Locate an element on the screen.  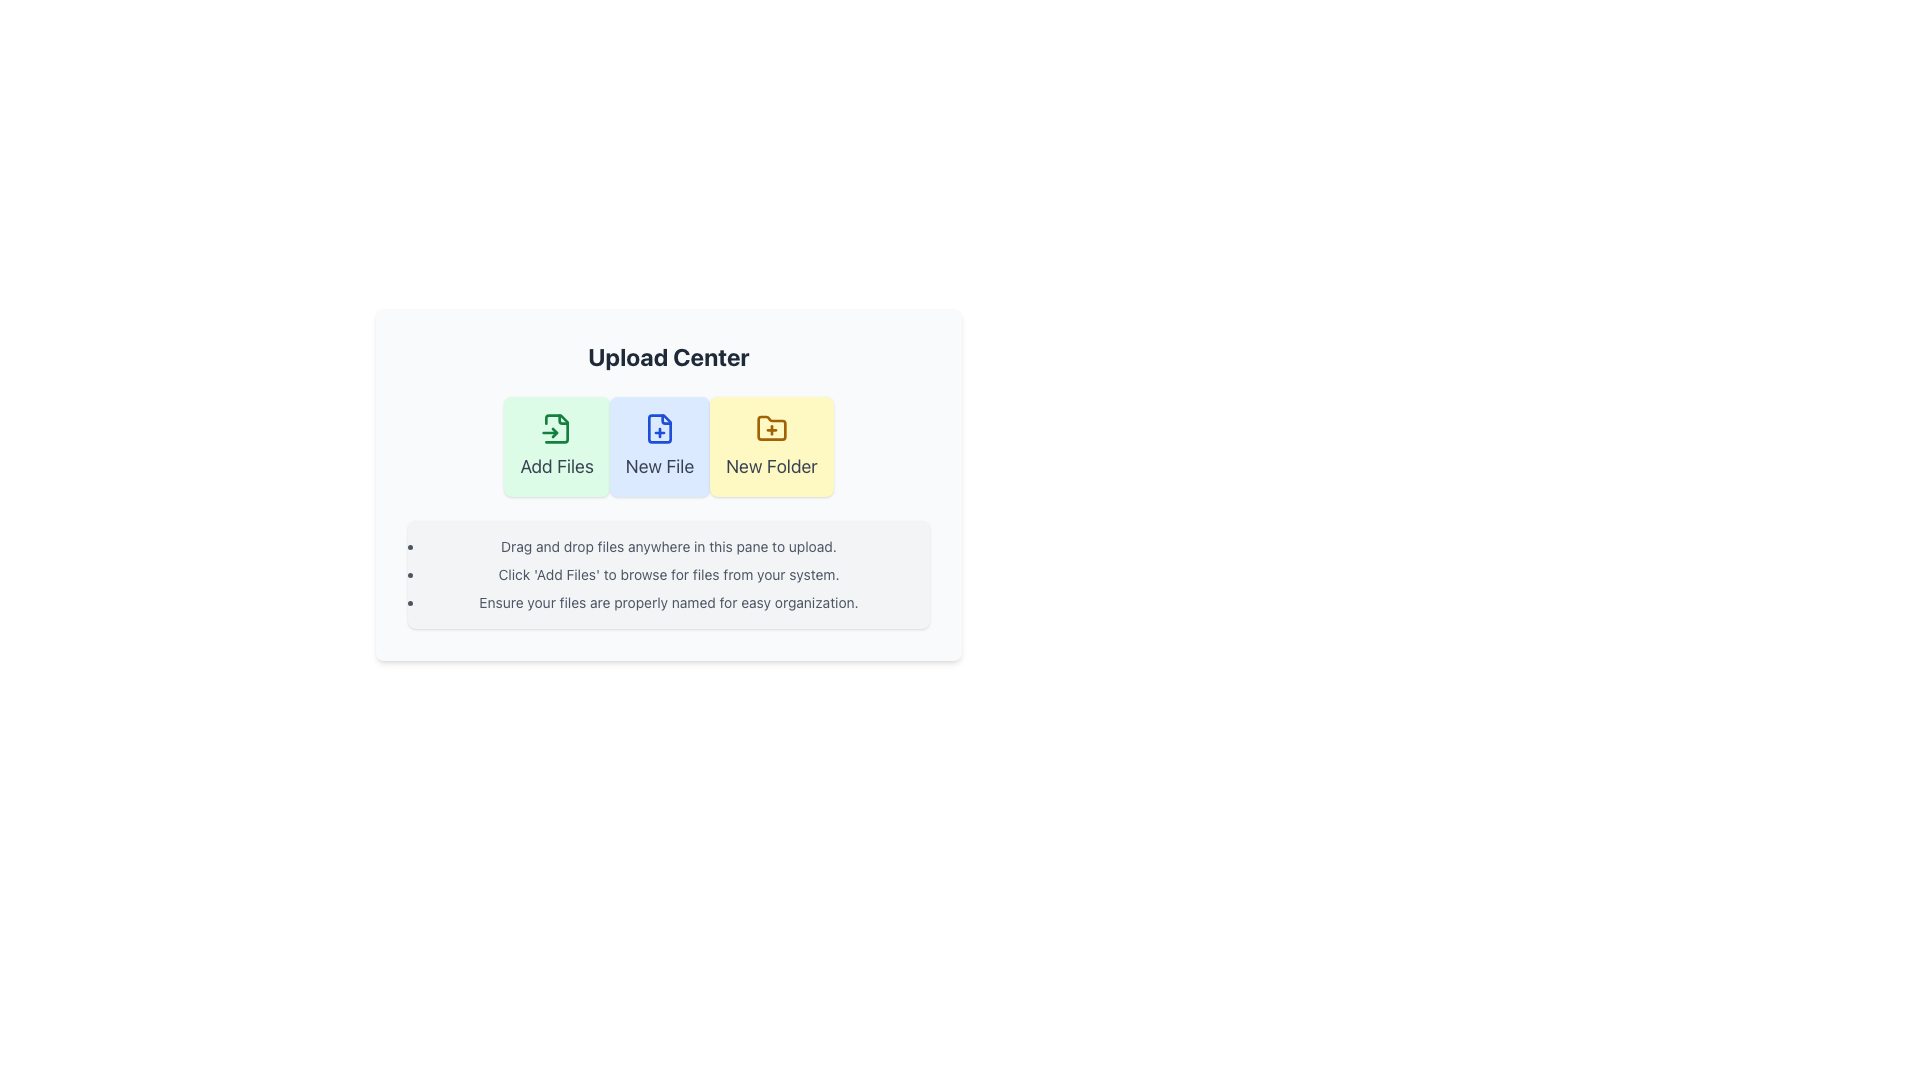
the middle button in the Upload Center section is located at coordinates (668, 485).